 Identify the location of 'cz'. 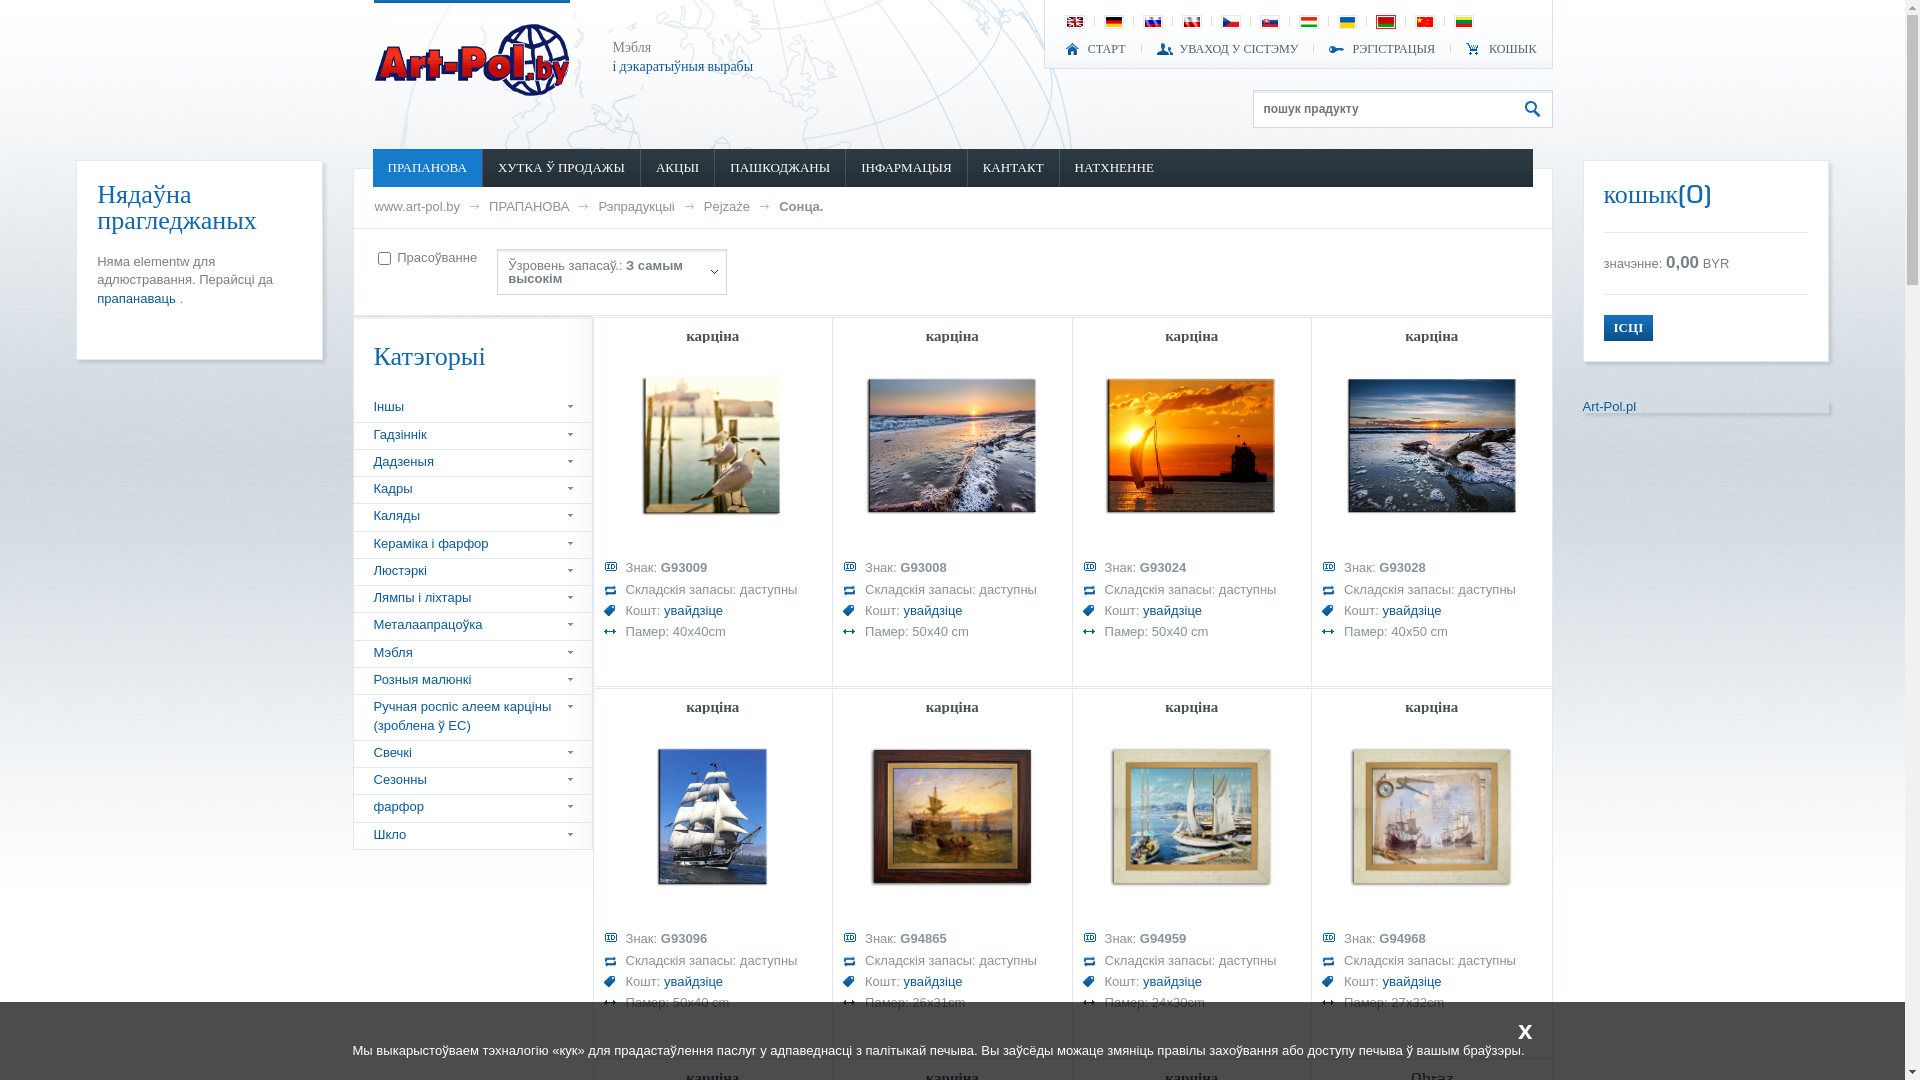
(1229, 22).